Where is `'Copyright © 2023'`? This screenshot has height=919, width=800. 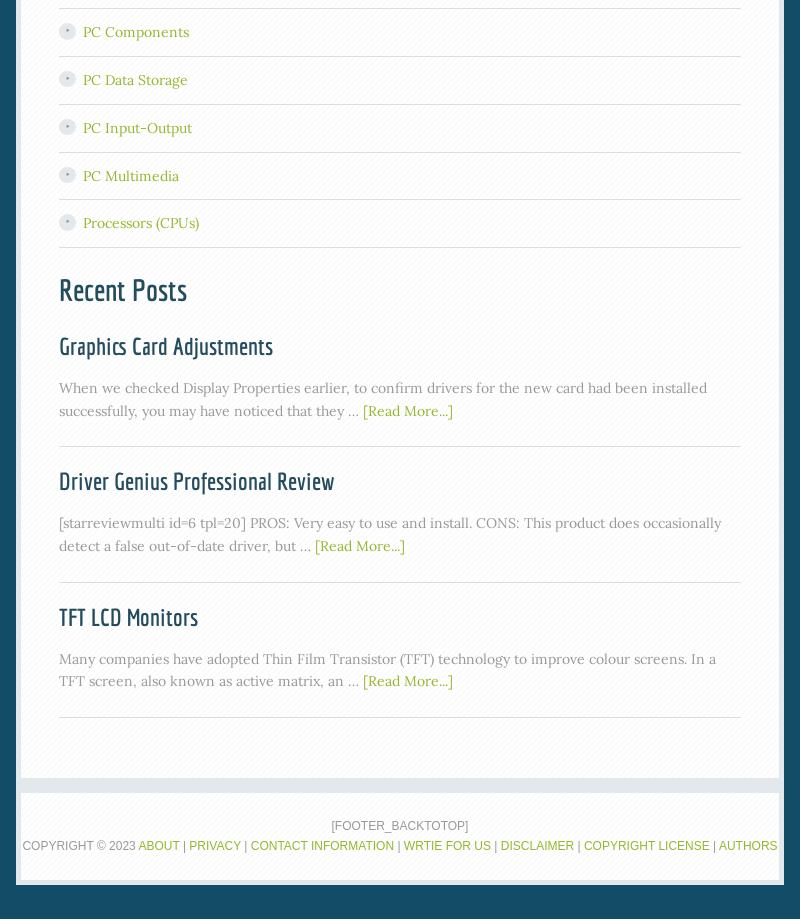
'Copyright © 2023' is located at coordinates (80, 844).